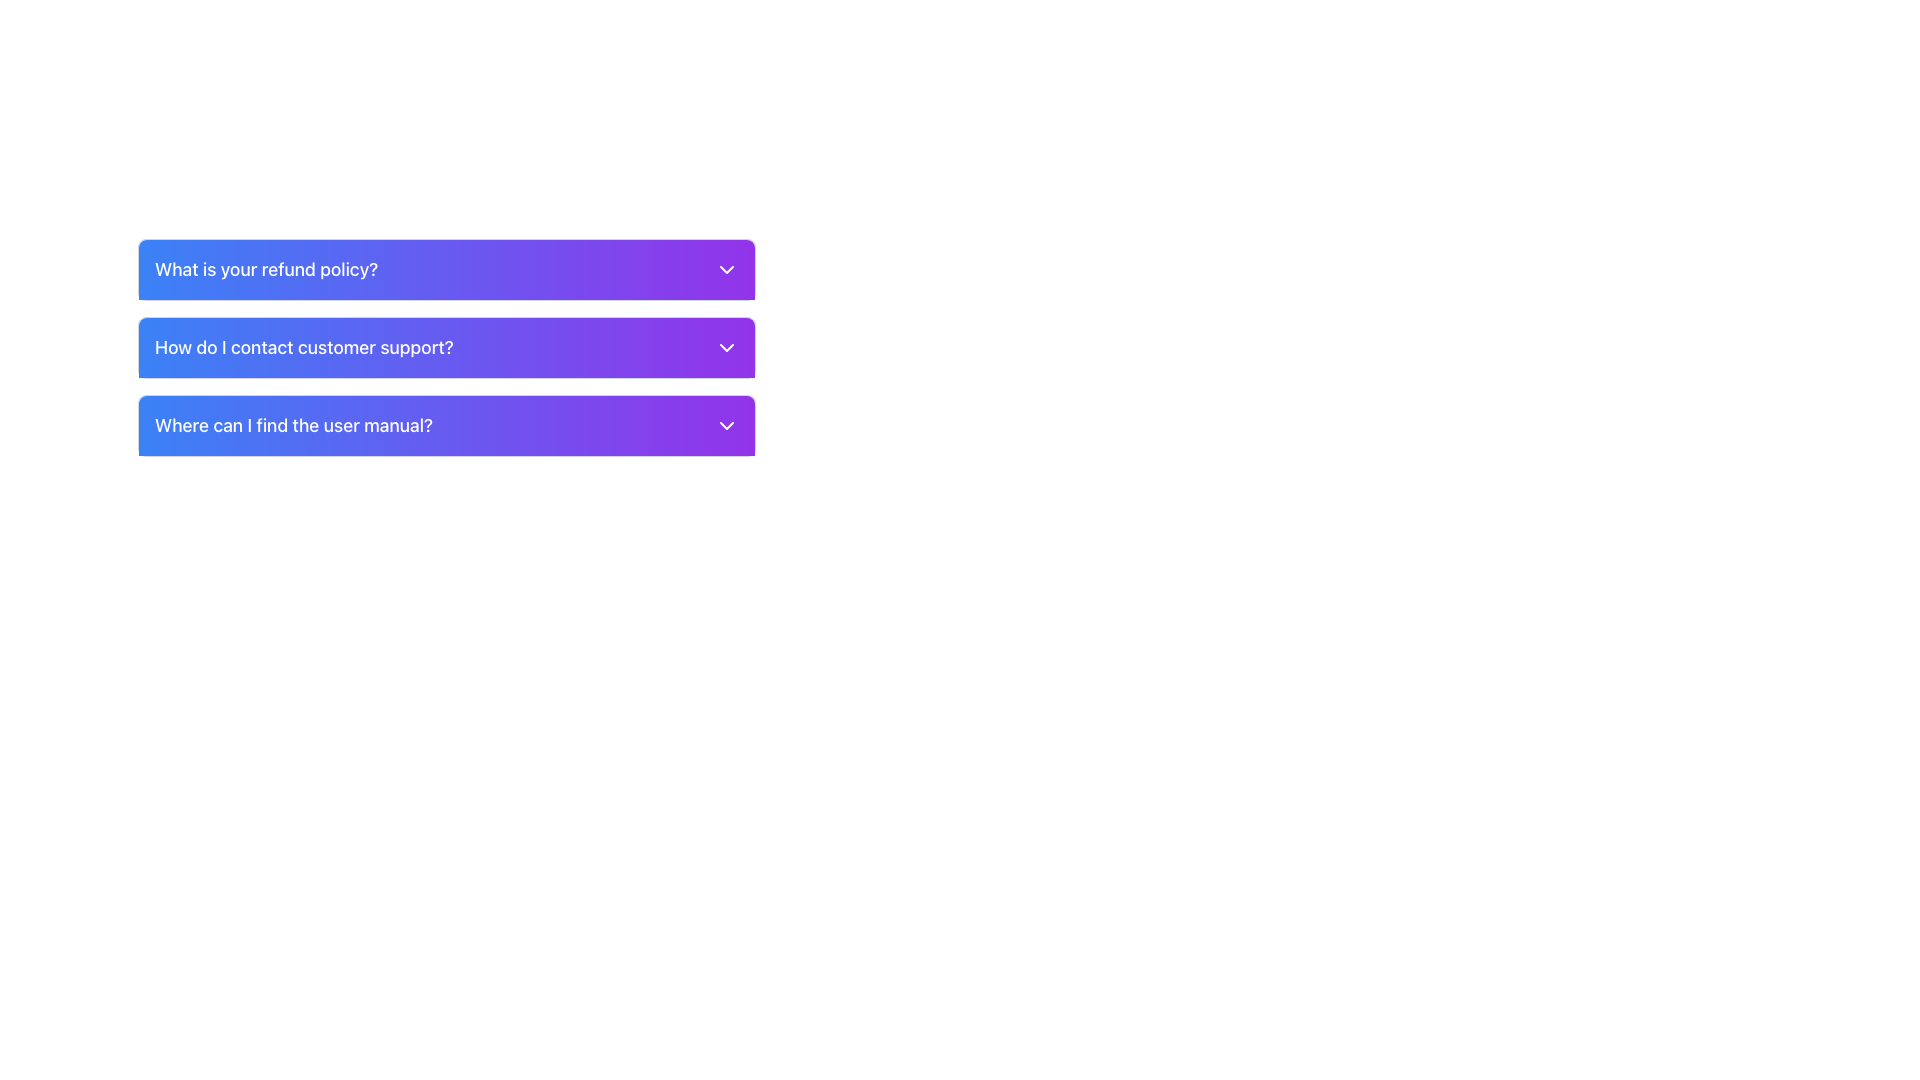 The height and width of the screenshot is (1080, 1920). What do you see at coordinates (265, 270) in the screenshot?
I see `the text label stating 'What is your refund policy?' which is styled in large bold white font on a gradient blue and purple background` at bounding box center [265, 270].